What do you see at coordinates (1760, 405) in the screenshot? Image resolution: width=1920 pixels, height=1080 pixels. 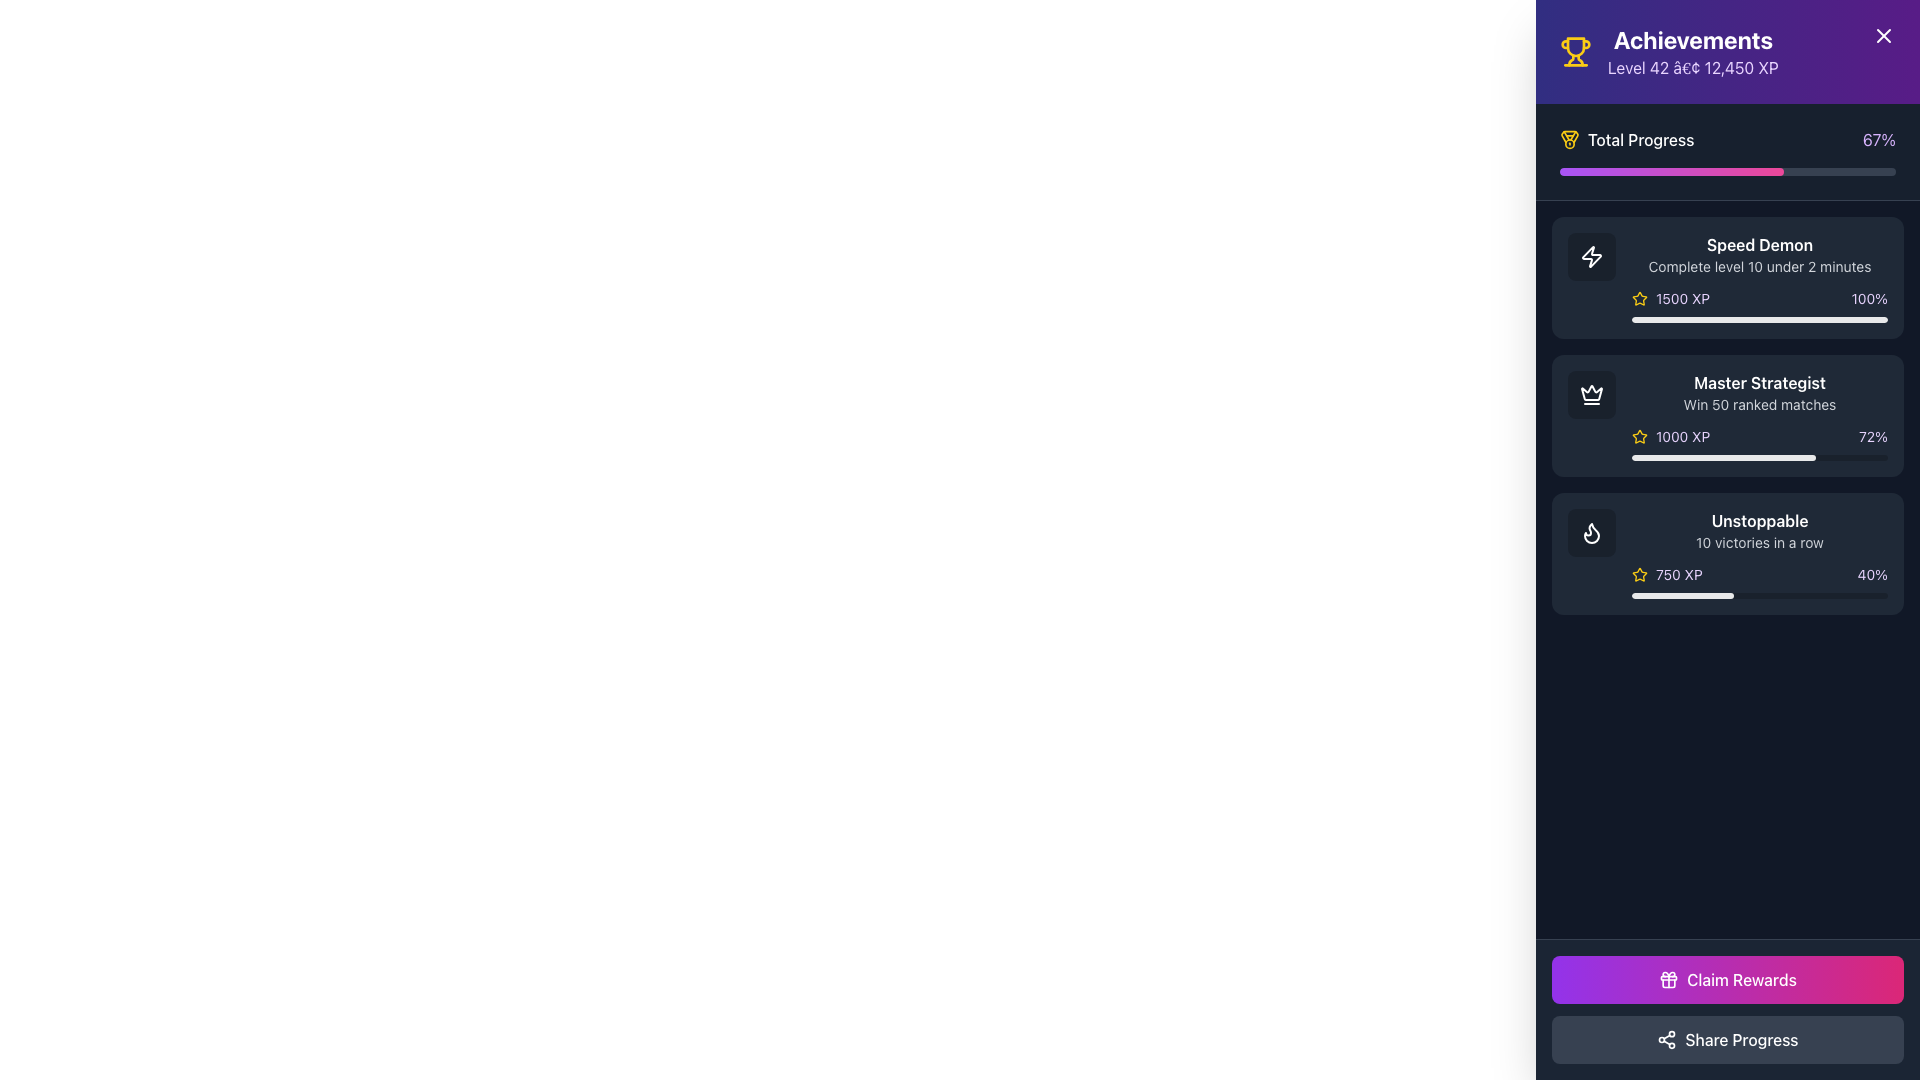 I see `the text label displaying 'Win 50 ranked matches', which is a light gray small font description under the 'Master Strategist' achievement in the sidebar` at bounding box center [1760, 405].